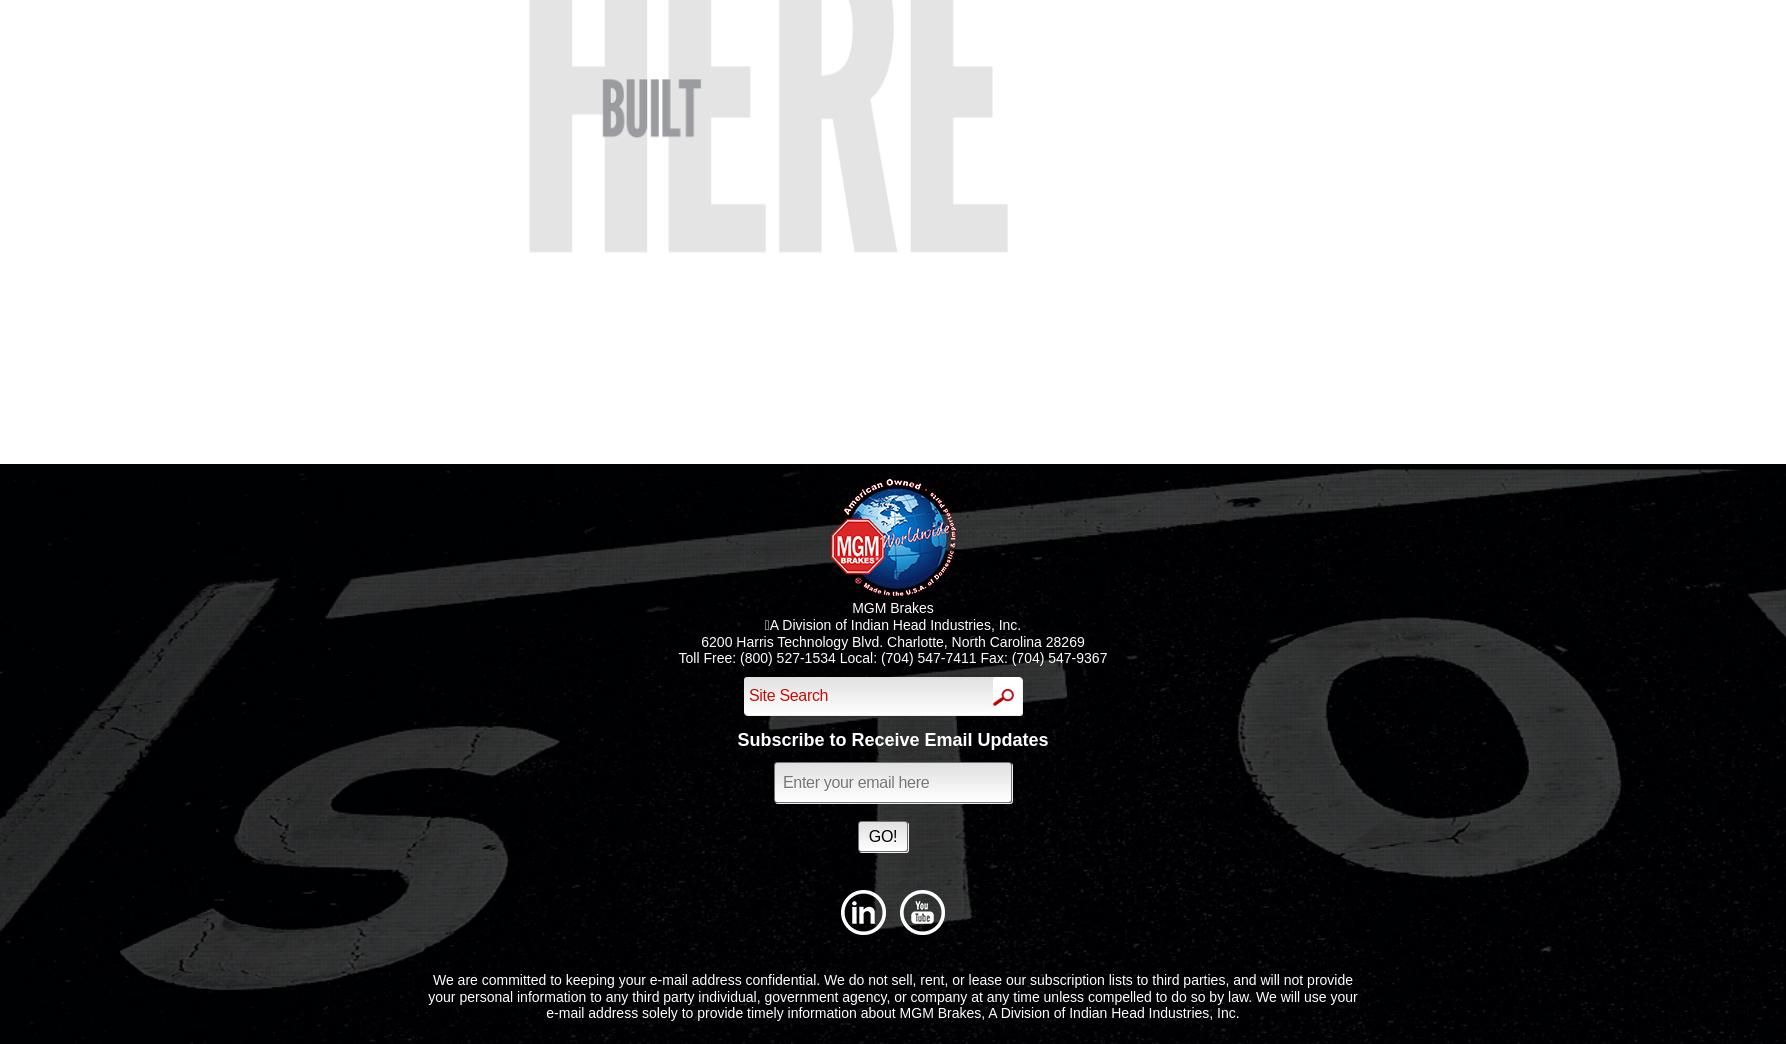 The image size is (1786, 1044). What do you see at coordinates (891, 739) in the screenshot?
I see `'Subscribe to Receive Email Updates'` at bounding box center [891, 739].